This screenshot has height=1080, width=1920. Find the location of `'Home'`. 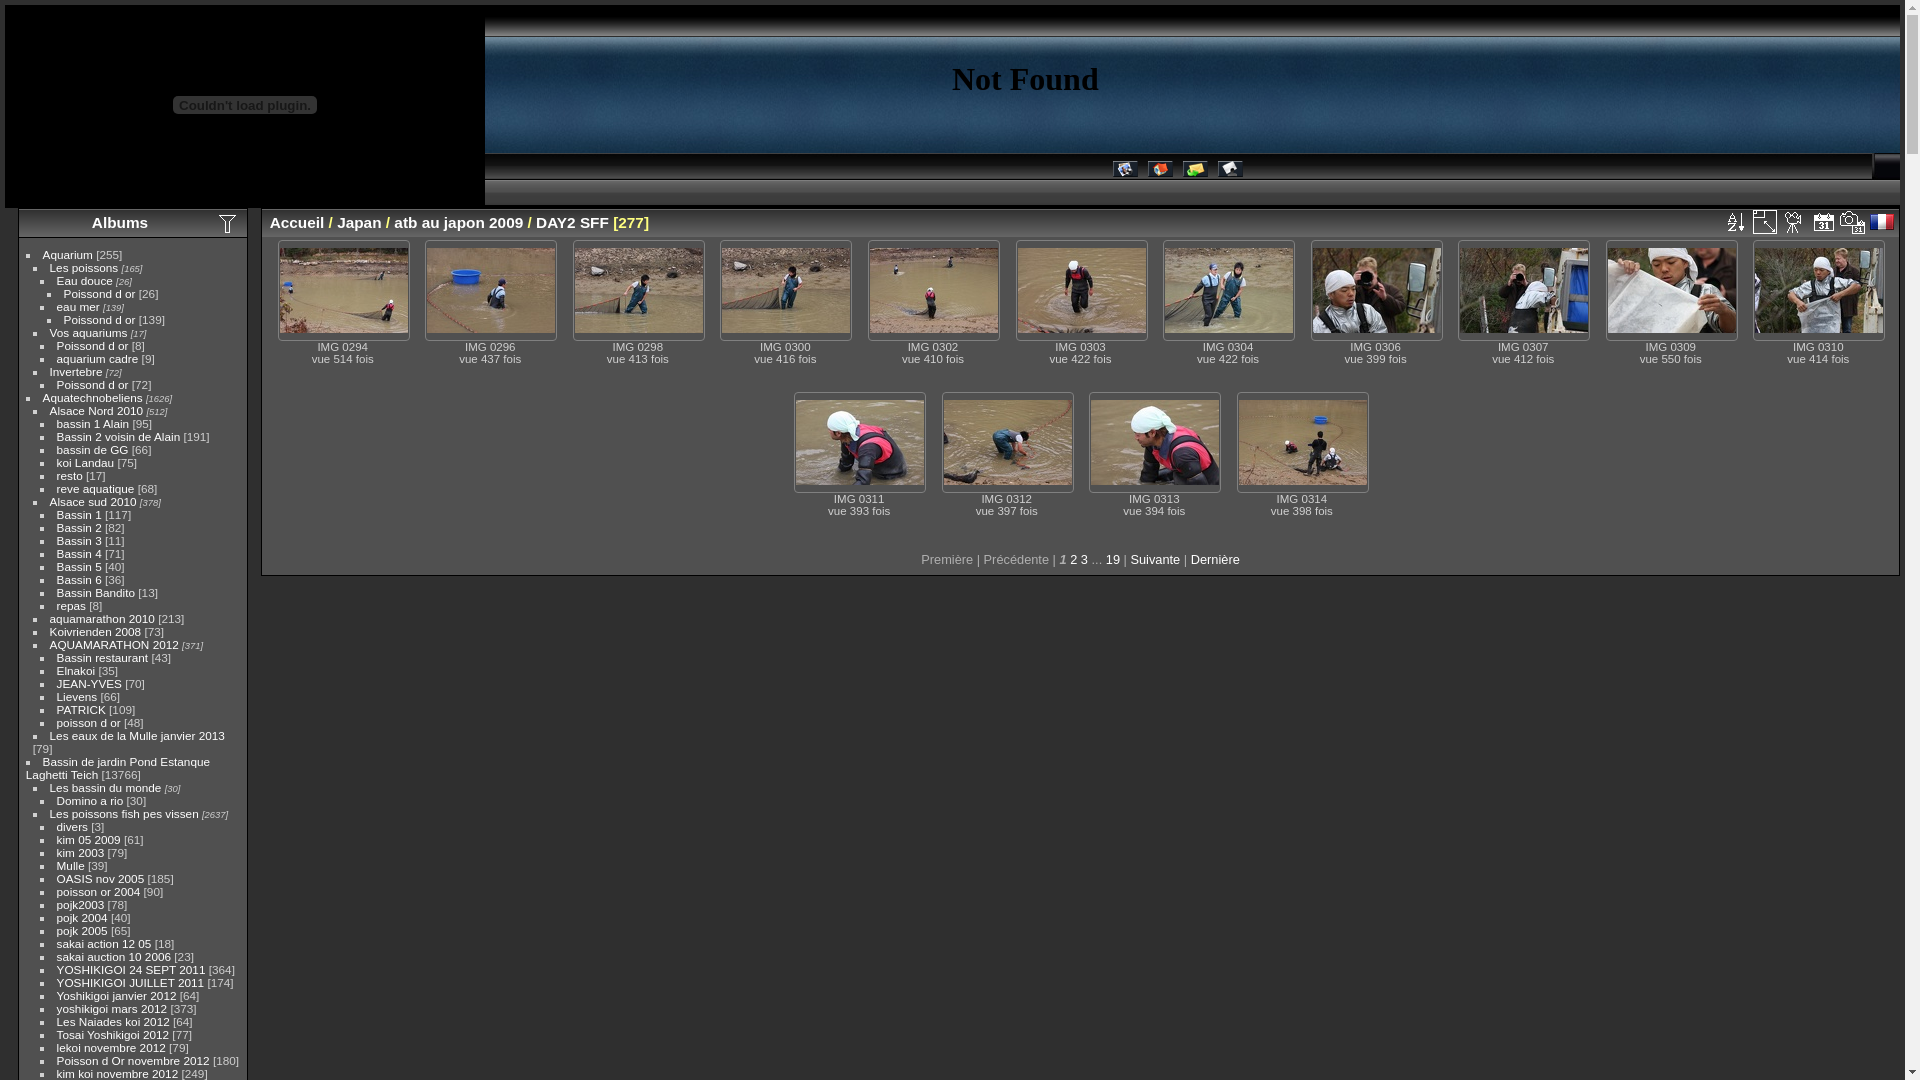

'Home' is located at coordinates (1160, 171).